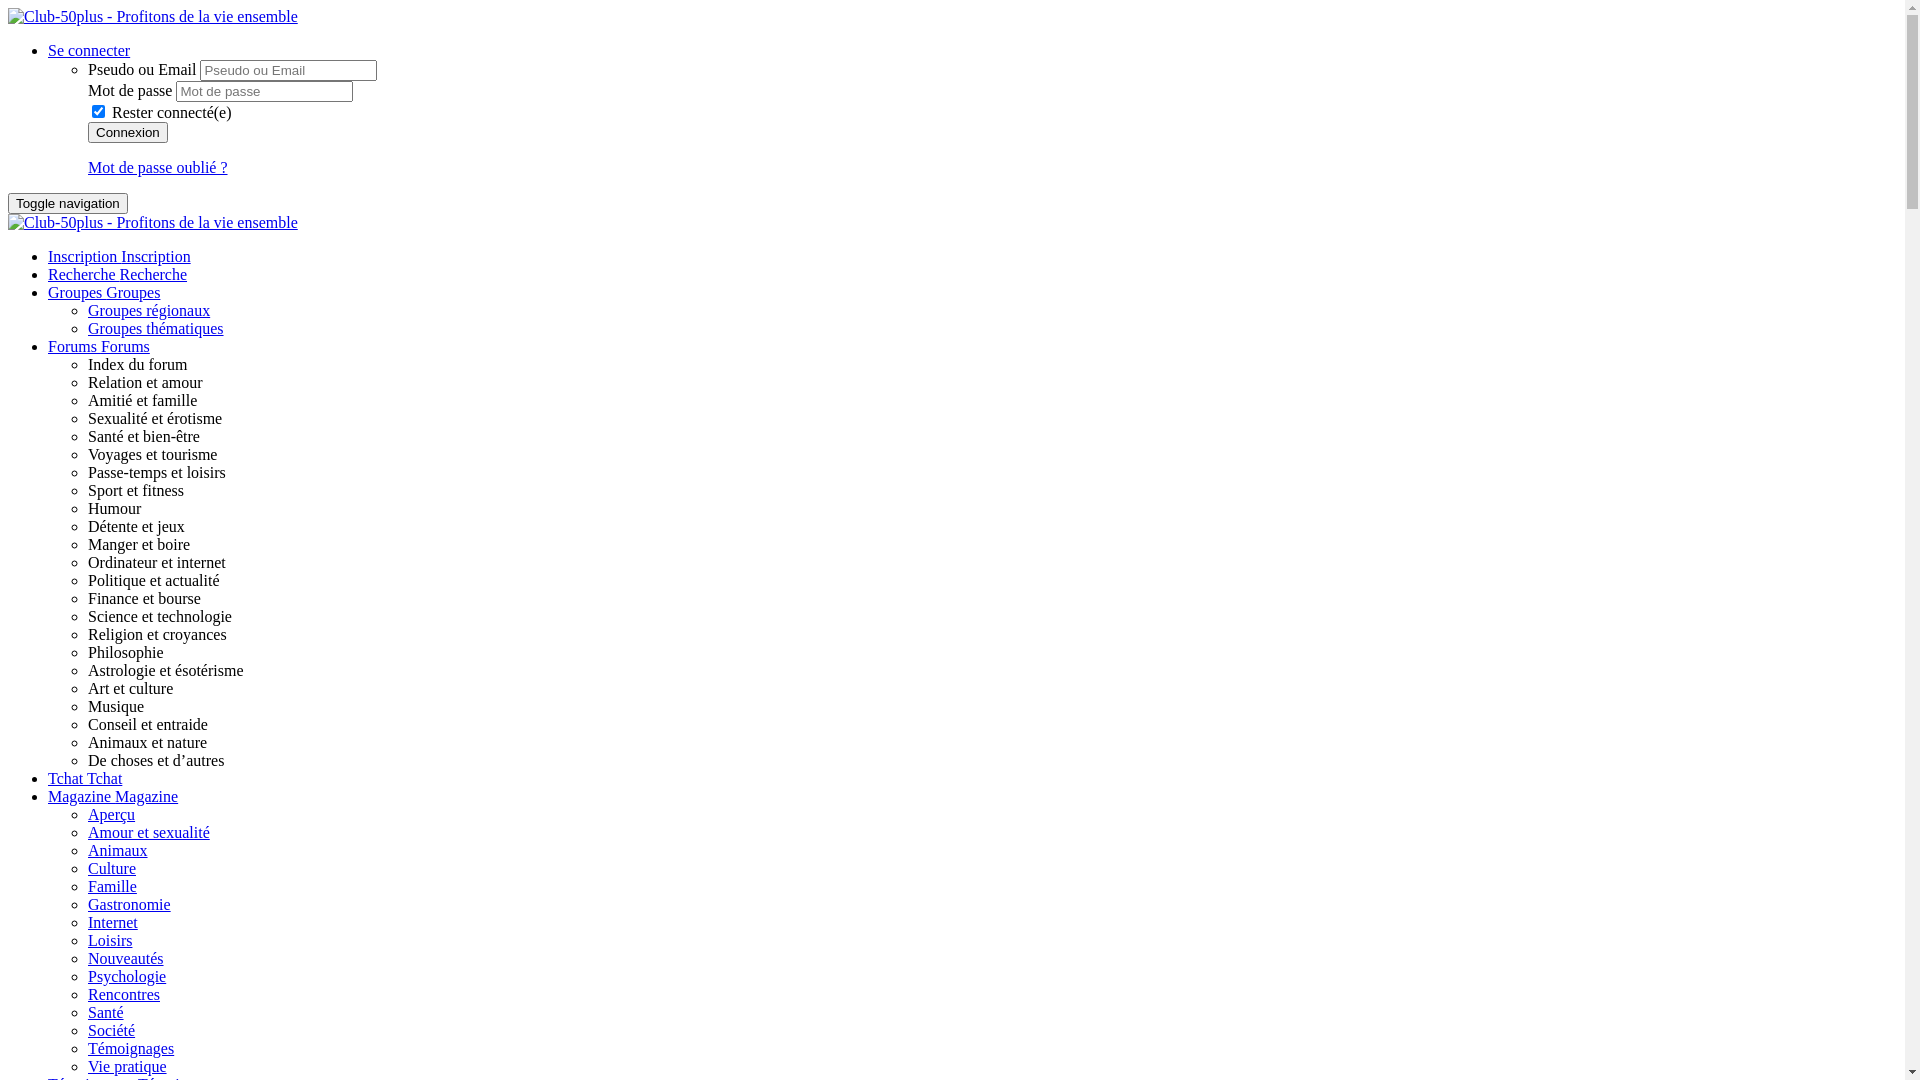  I want to click on 'Manger et boire', so click(138, 544).